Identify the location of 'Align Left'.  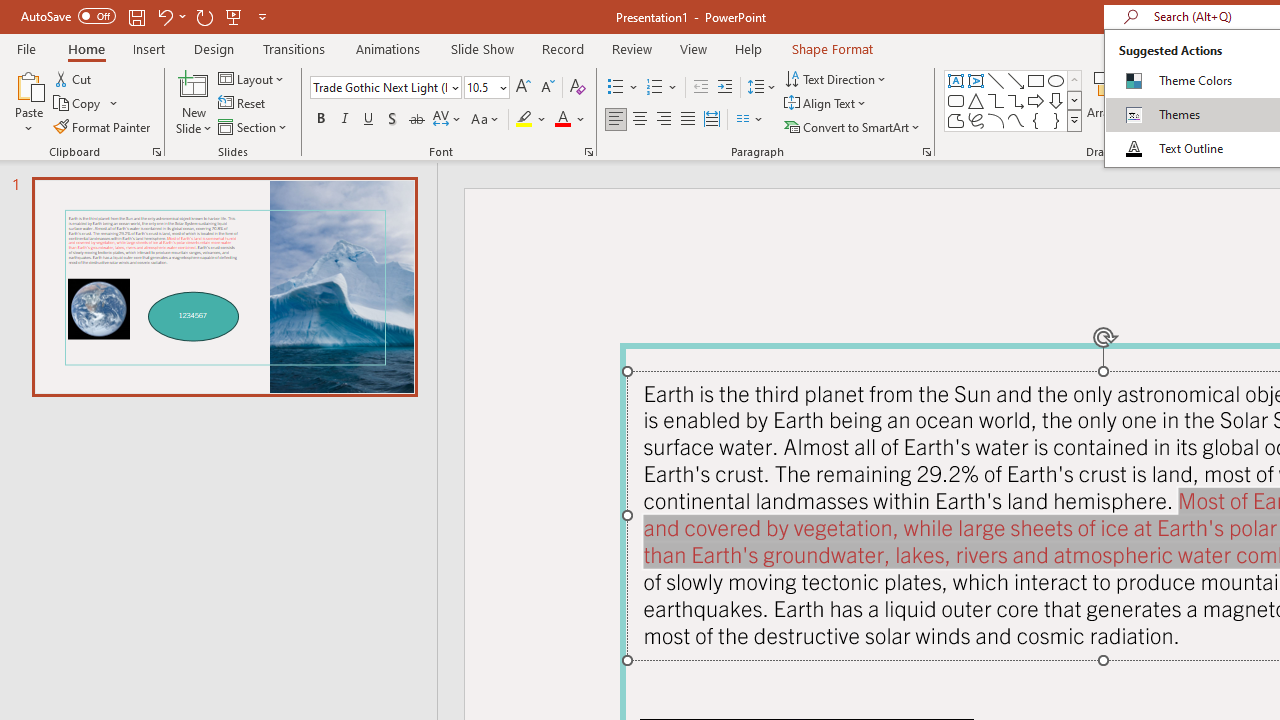
(615, 119).